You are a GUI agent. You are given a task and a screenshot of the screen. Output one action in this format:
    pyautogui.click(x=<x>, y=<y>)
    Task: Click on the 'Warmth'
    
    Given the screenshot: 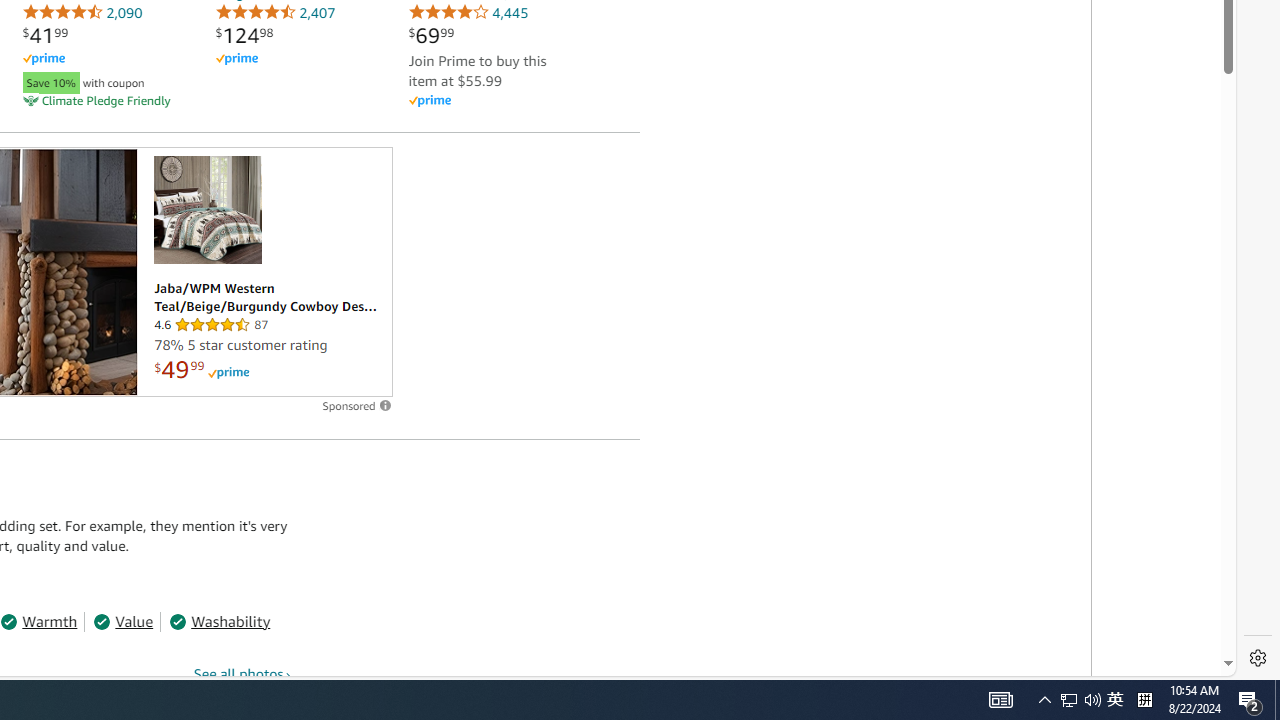 What is the action you would take?
    pyautogui.click(x=39, y=620)
    